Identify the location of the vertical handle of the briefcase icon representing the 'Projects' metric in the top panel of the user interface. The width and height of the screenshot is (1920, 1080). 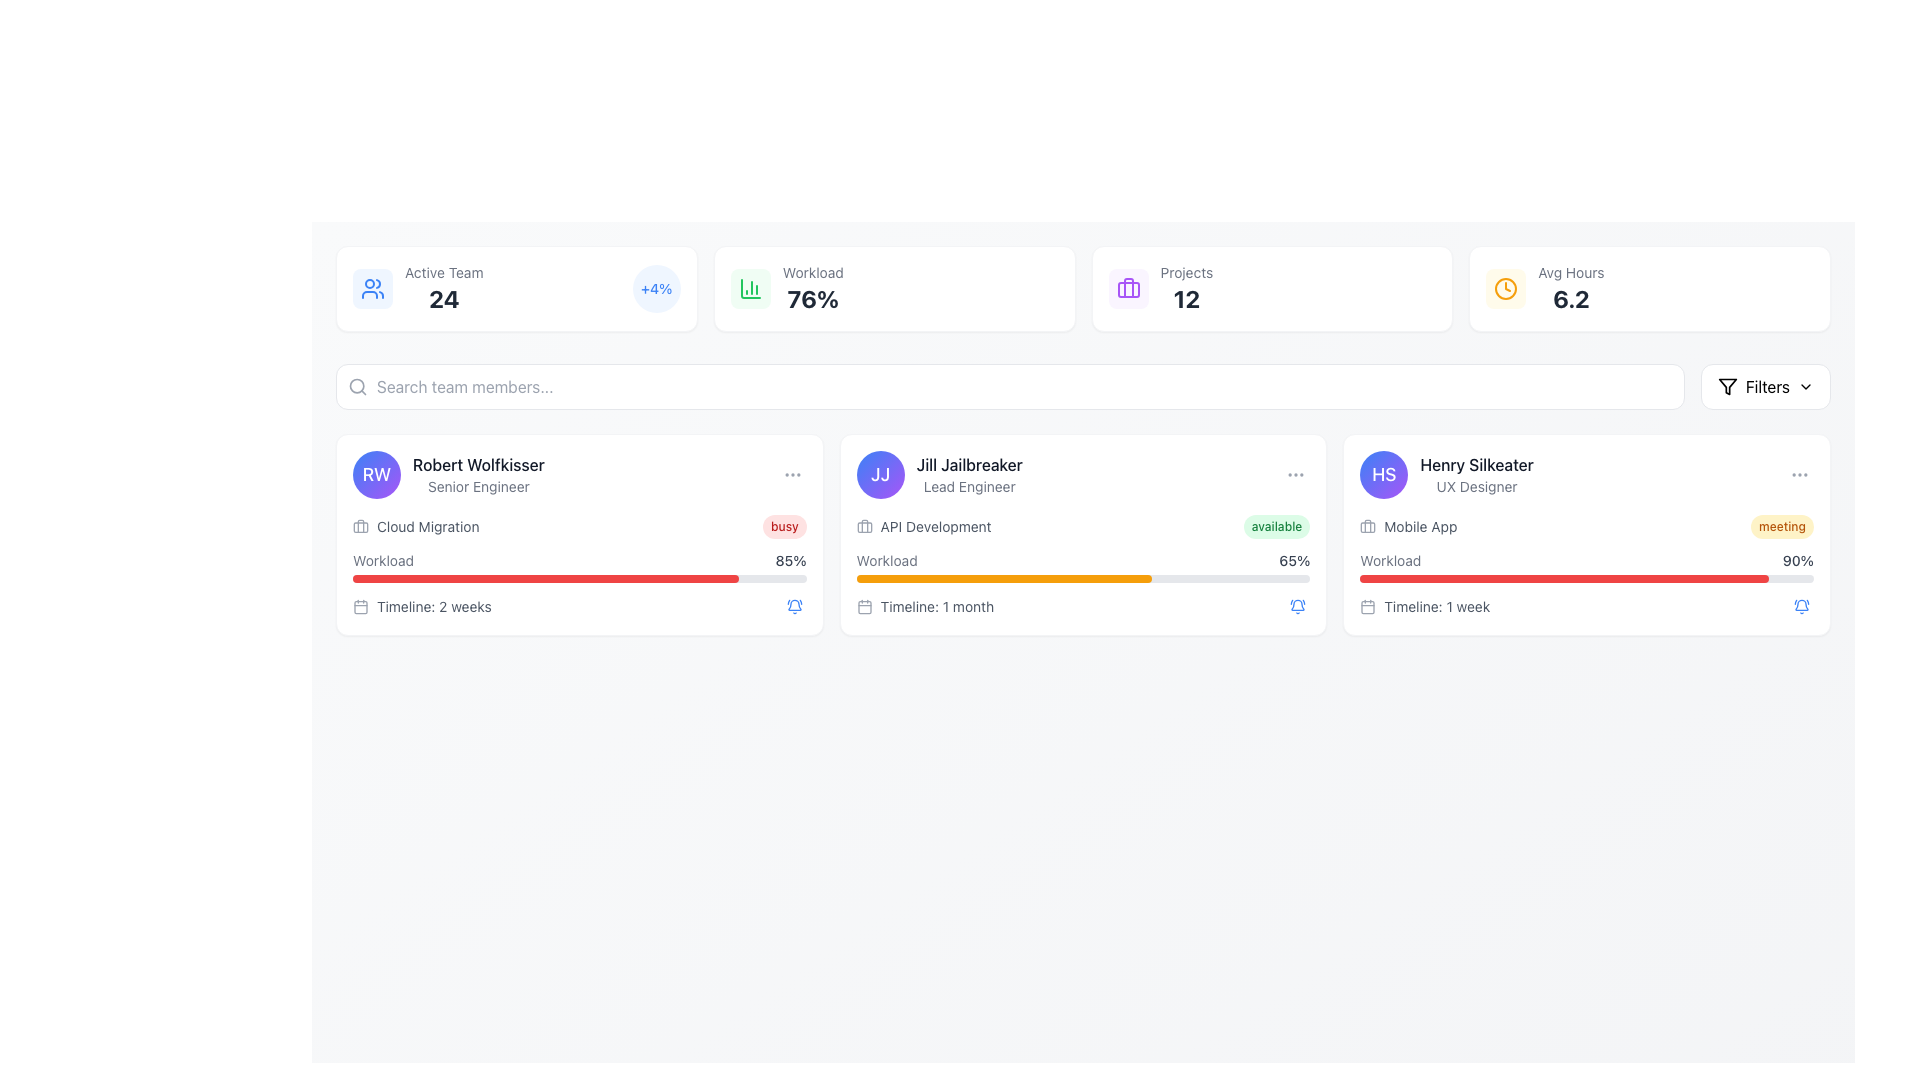
(1128, 288).